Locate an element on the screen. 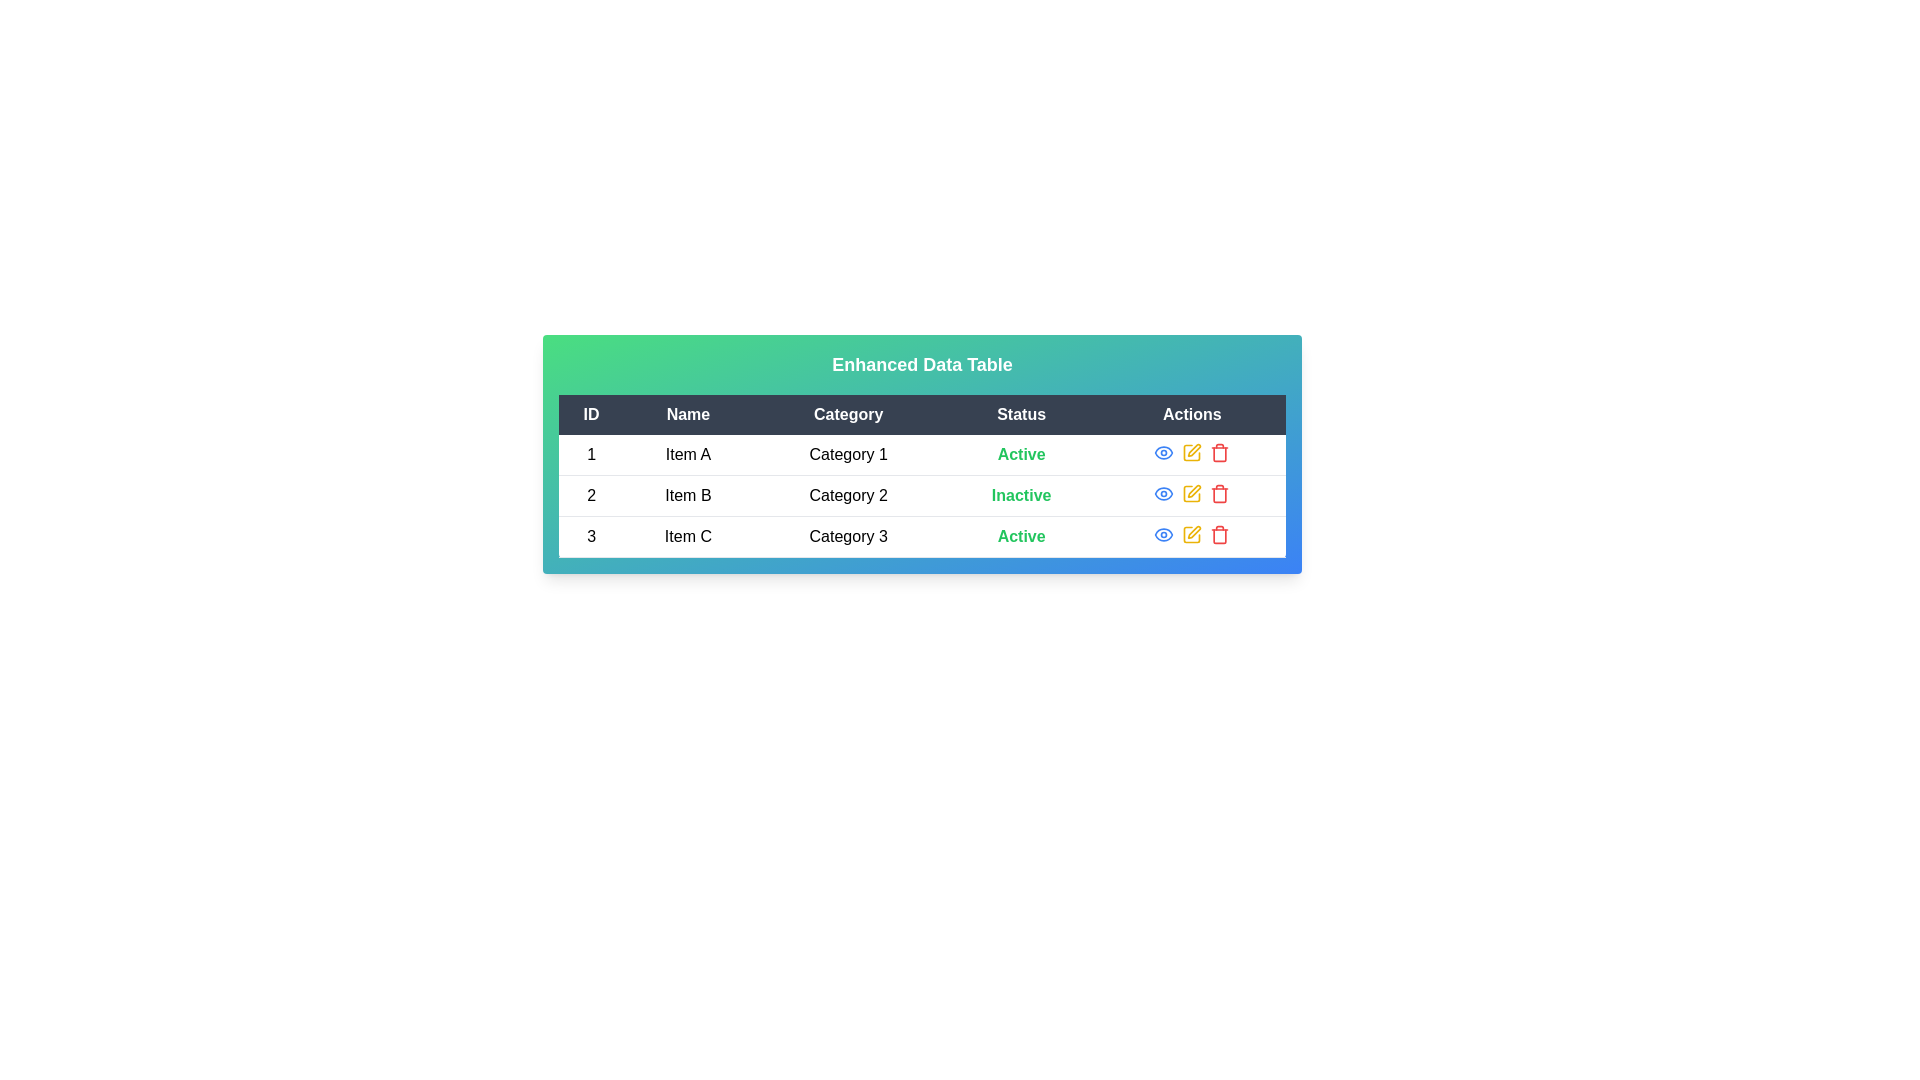 Image resolution: width=1920 pixels, height=1080 pixels. the column header 'Name' to sort the rows by that column is located at coordinates (688, 414).